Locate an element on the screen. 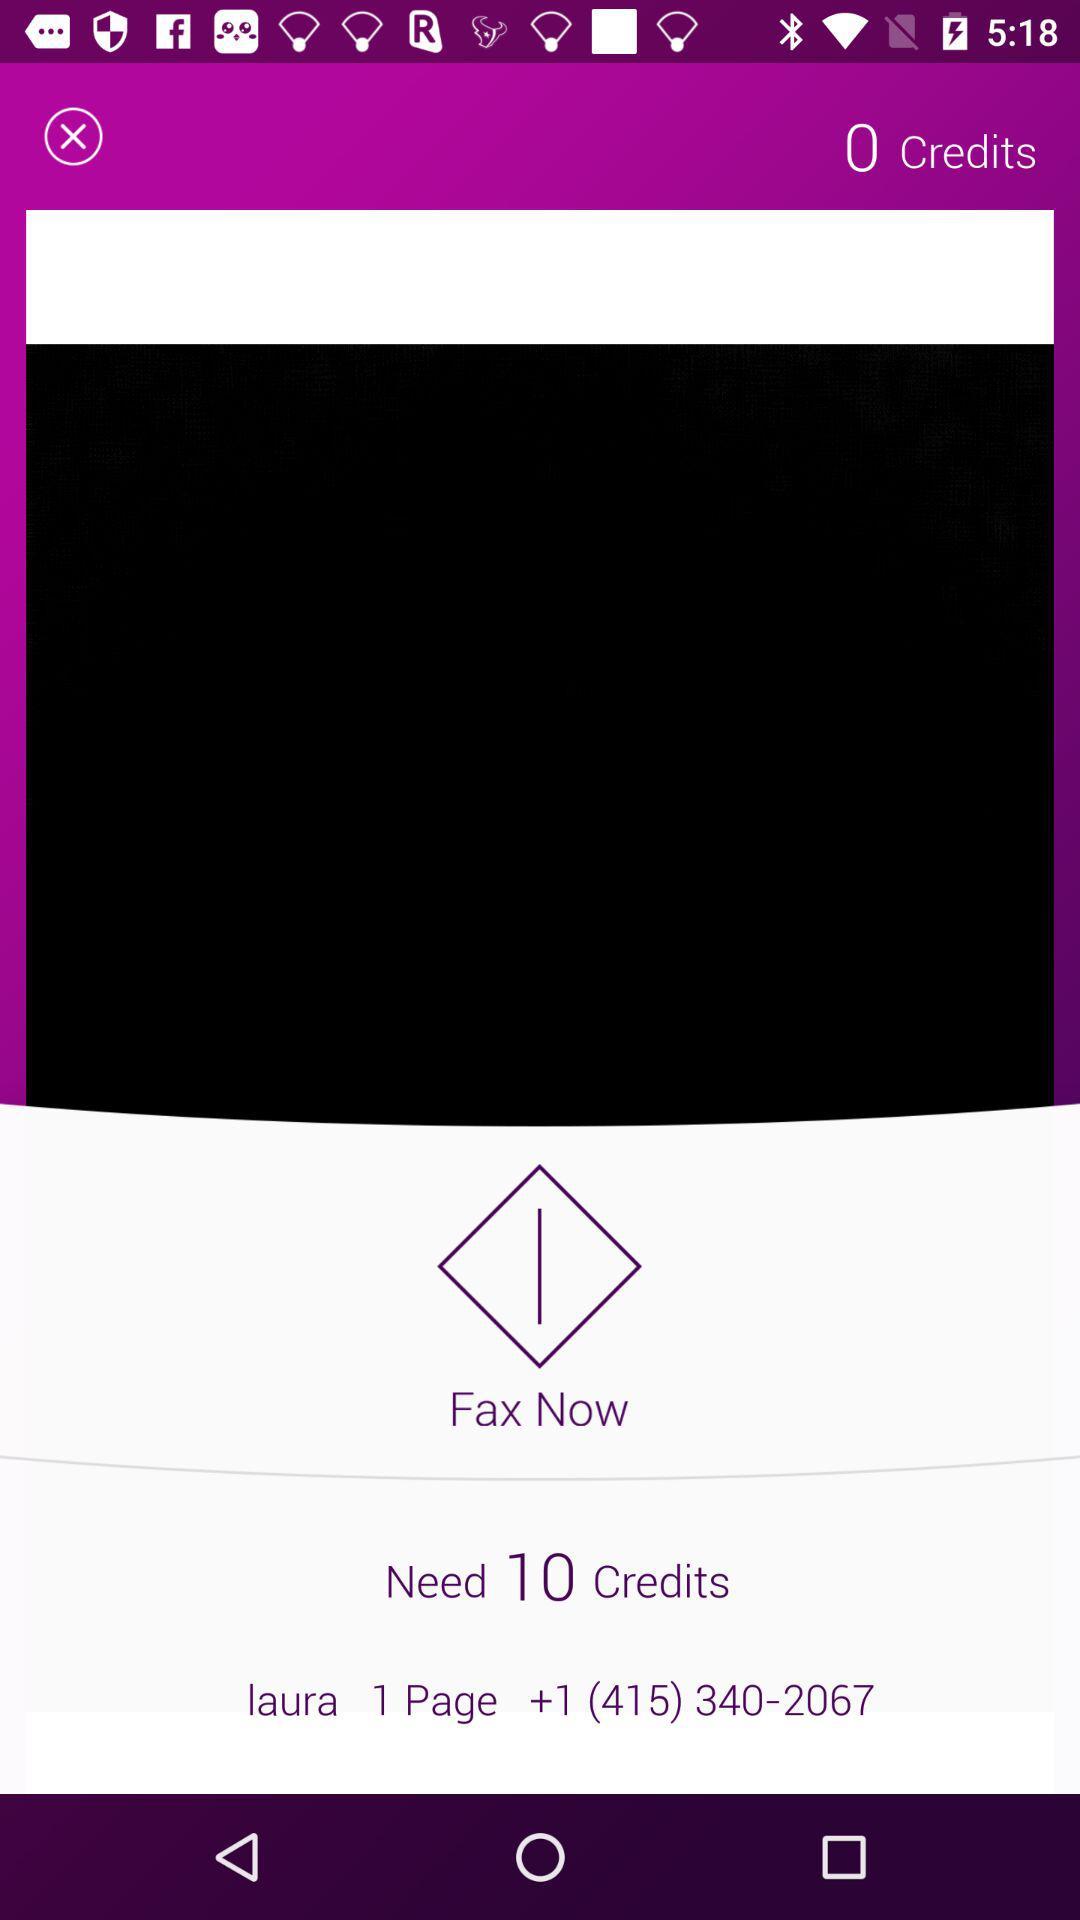  the app above the  10 is located at coordinates (538, 1294).